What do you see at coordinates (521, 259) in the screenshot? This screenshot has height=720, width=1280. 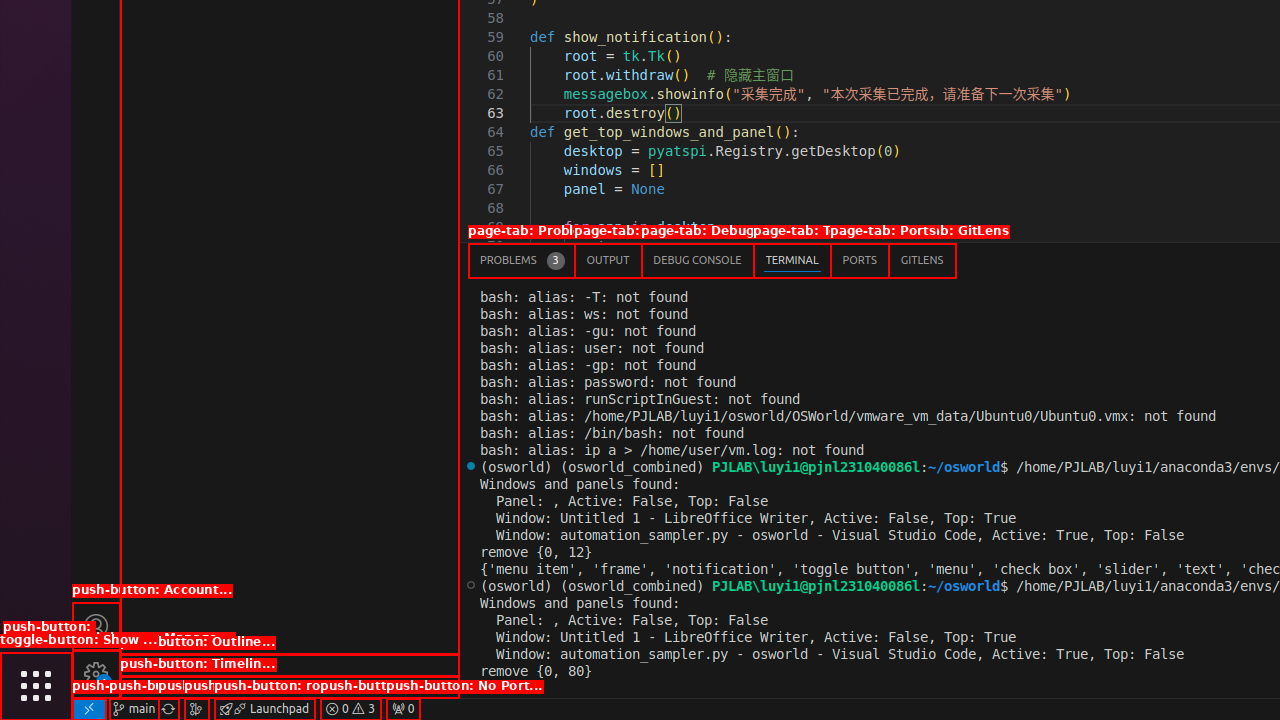 I see `'Problems (Ctrl+Shift+M) - Total 3 Problems'` at bounding box center [521, 259].